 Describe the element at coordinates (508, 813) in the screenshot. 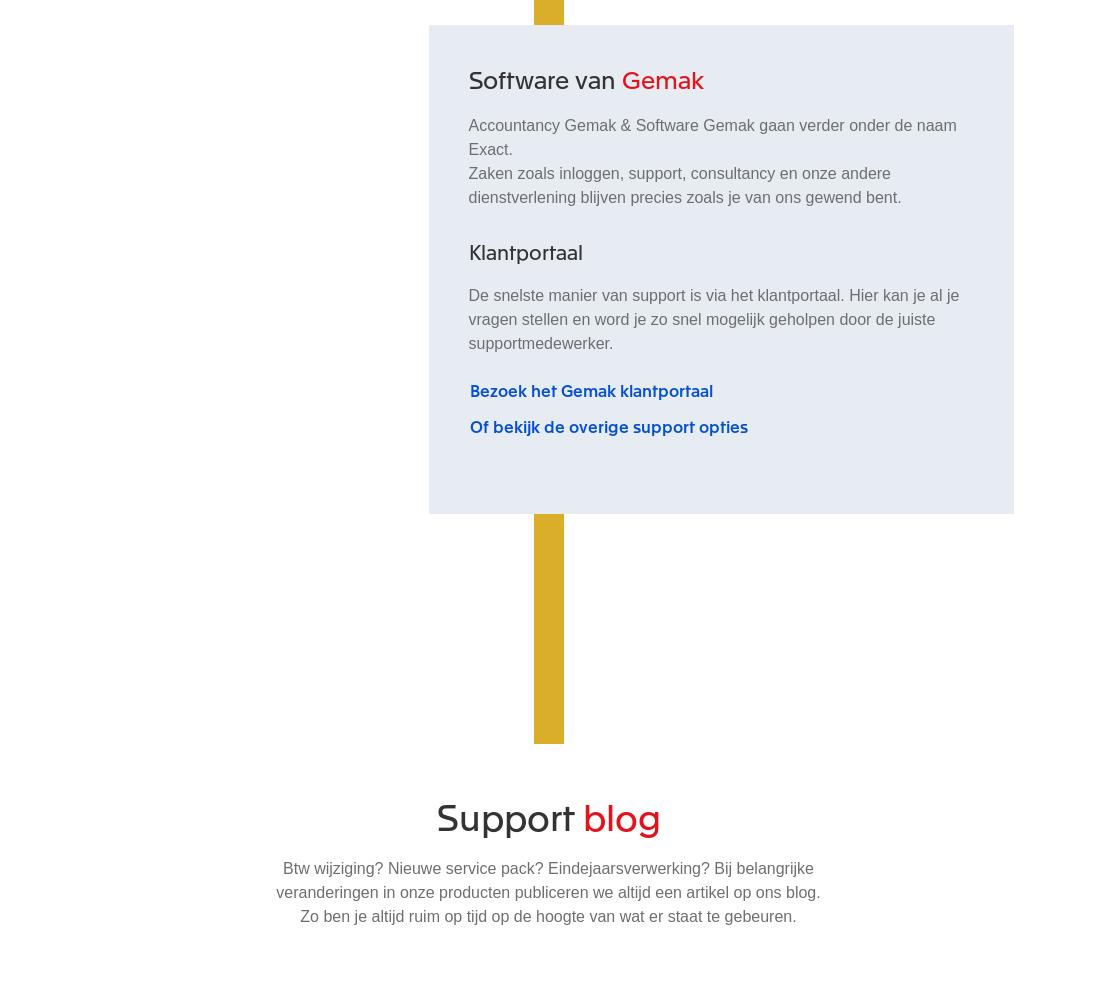

I see `'Support'` at that location.